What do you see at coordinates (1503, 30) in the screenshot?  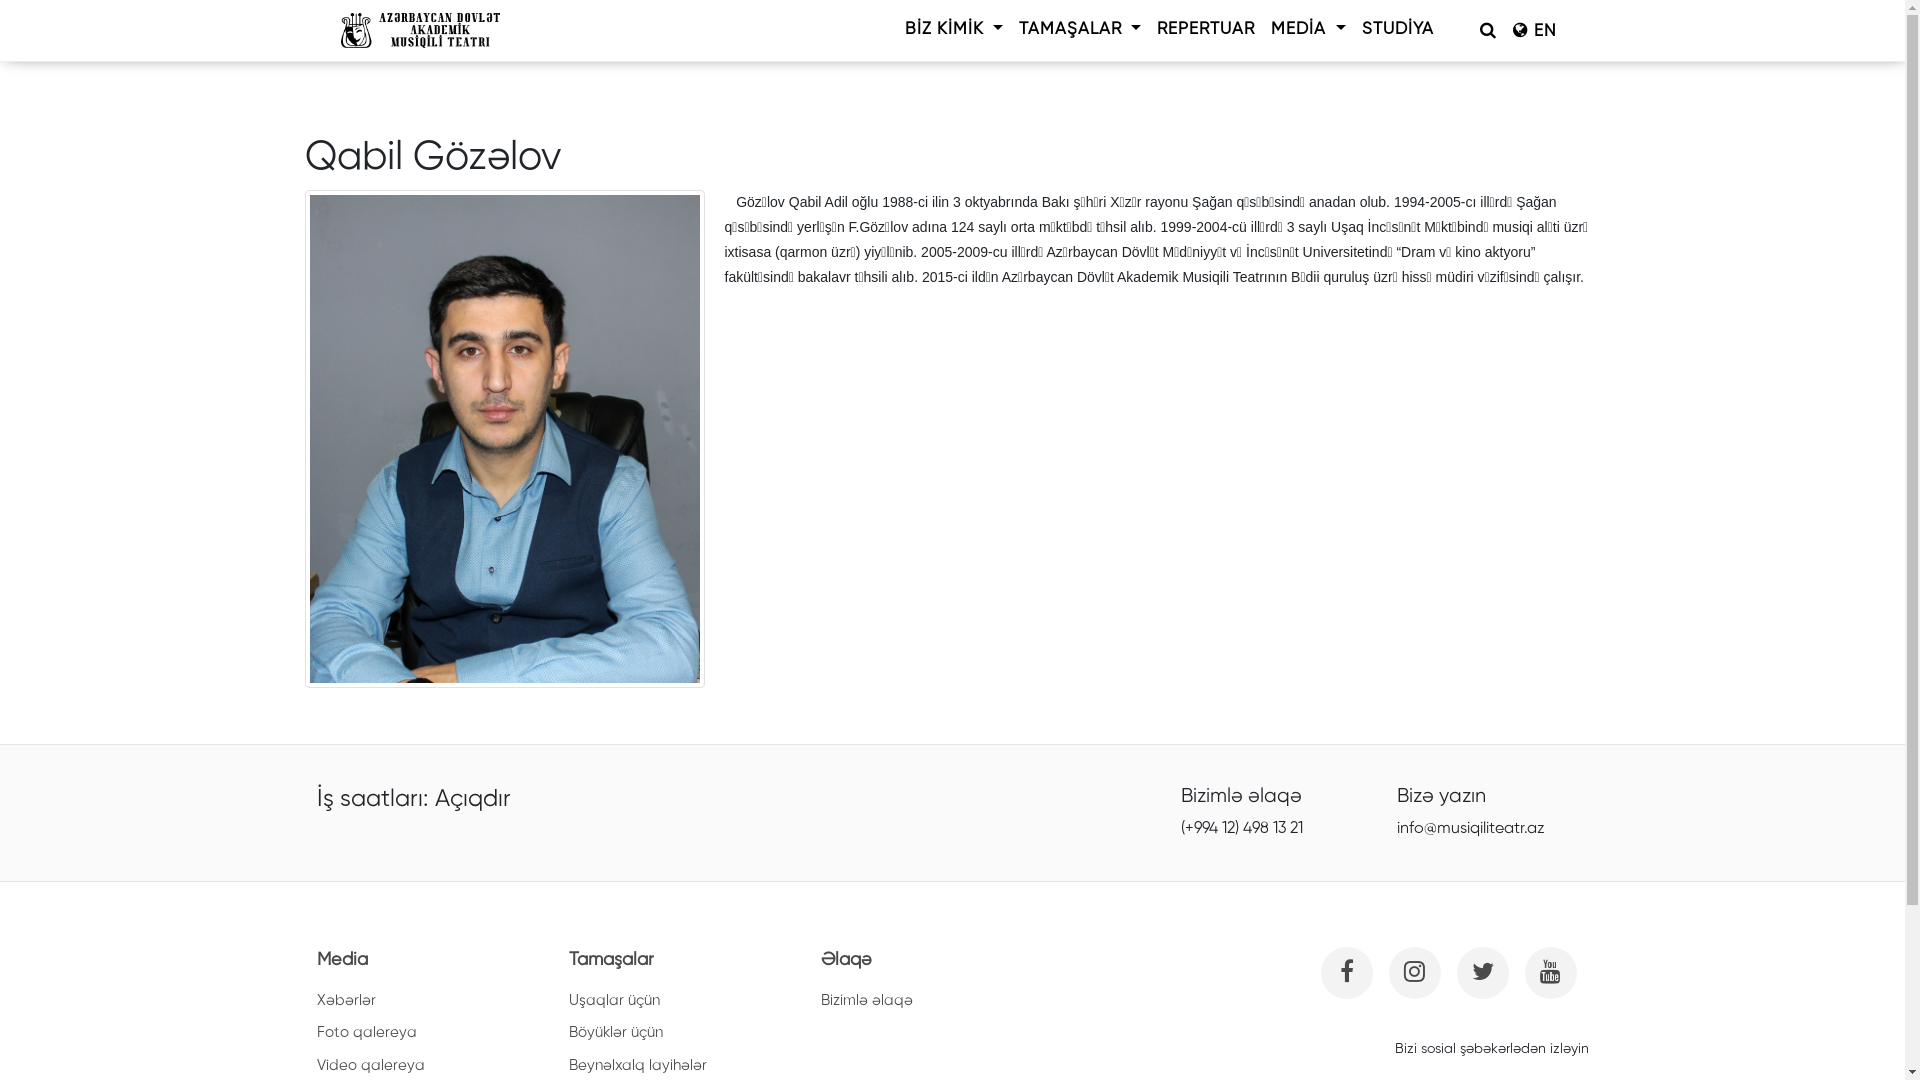 I see `'EN'` at bounding box center [1503, 30].